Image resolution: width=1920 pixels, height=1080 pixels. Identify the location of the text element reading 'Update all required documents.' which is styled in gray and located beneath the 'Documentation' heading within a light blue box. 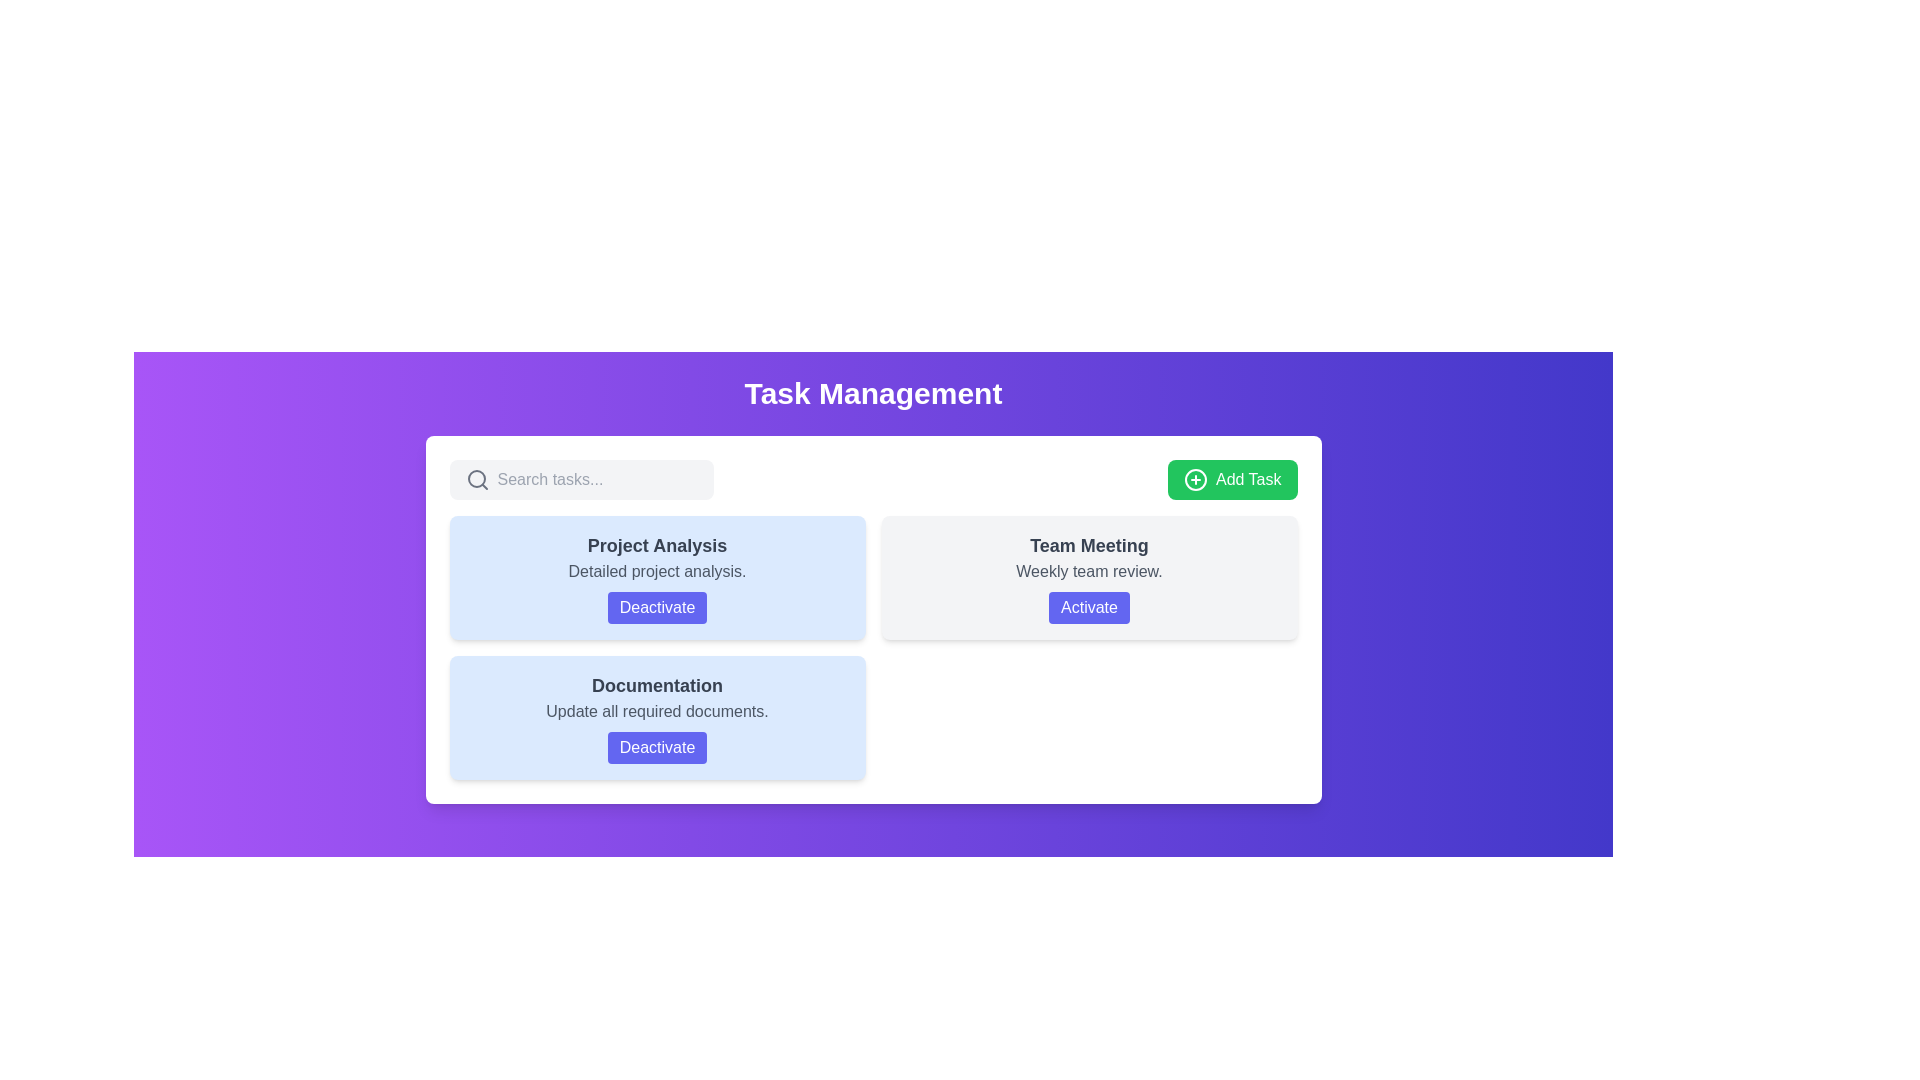
(657, 711).